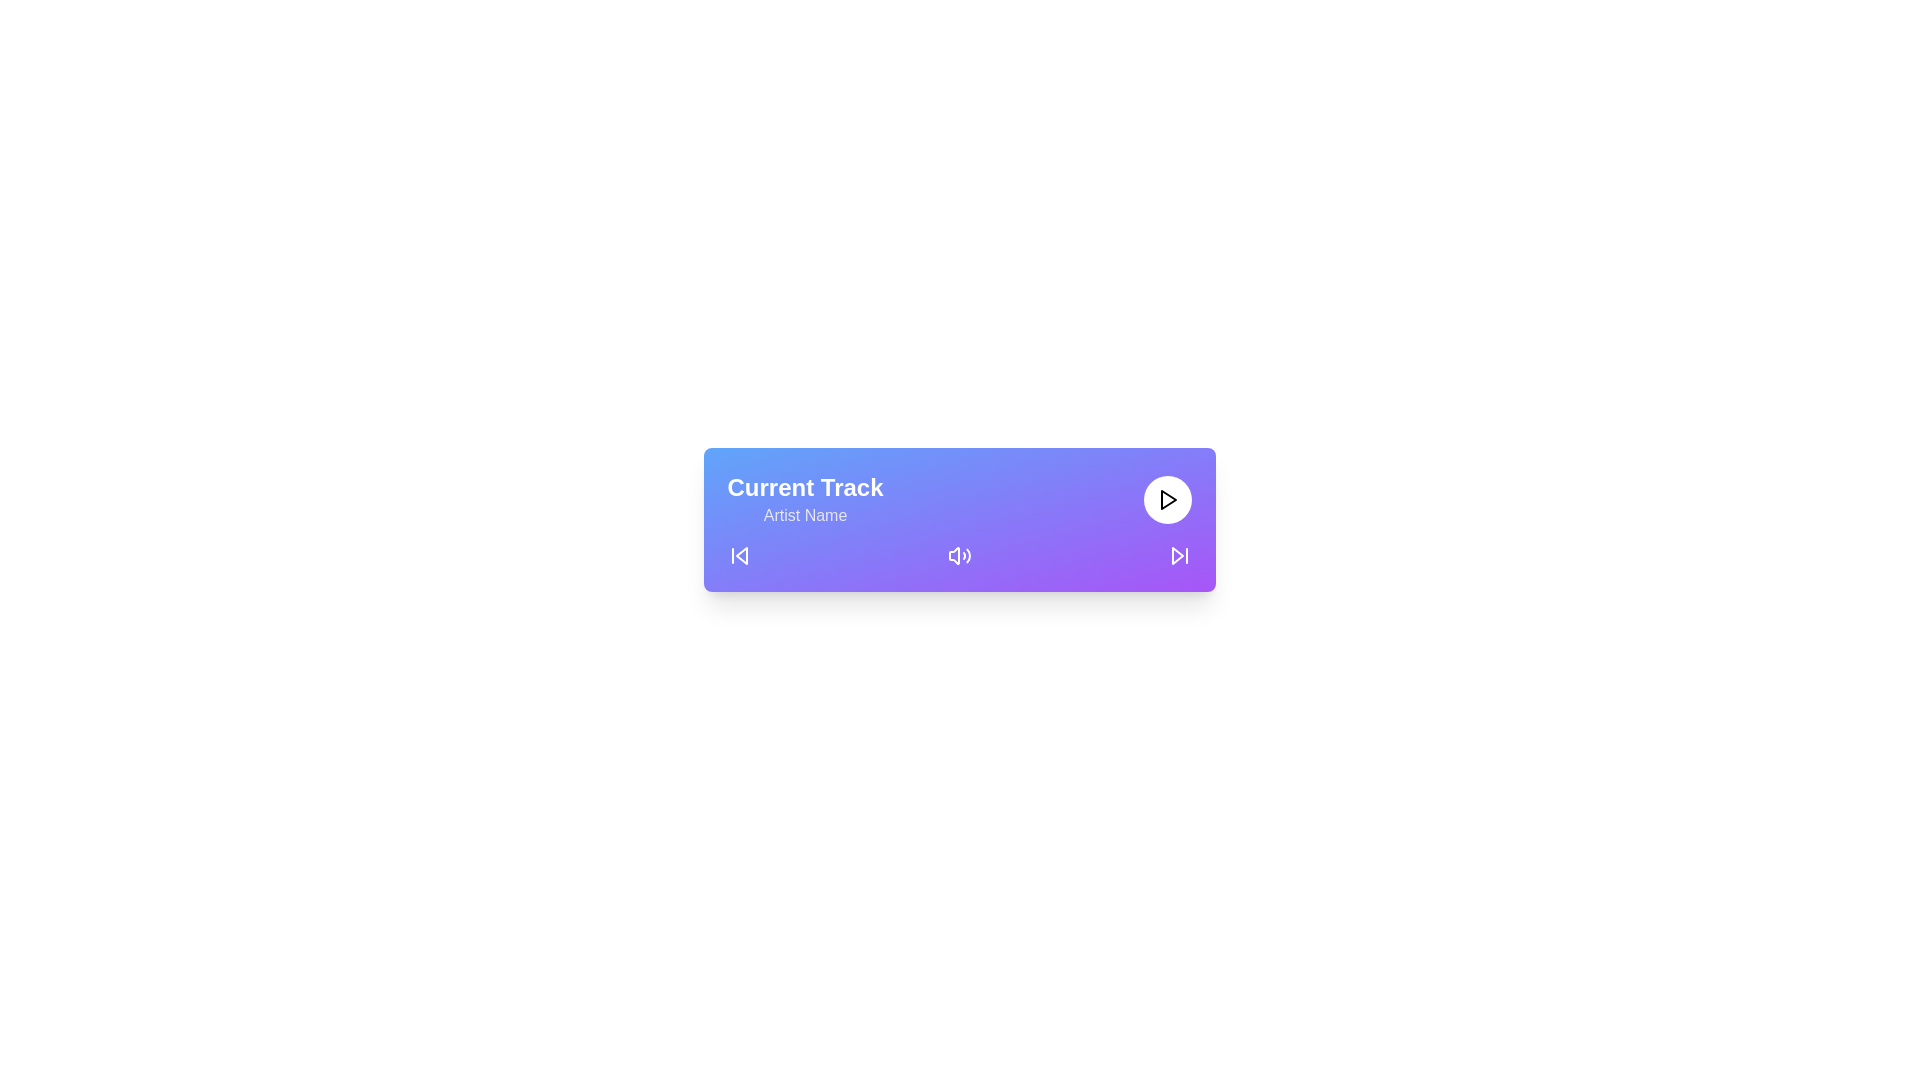  Describe the element at coordinates (805, 499) in the screenshot. I see `the two-line text label displaying 'Current Track' in bold white and 'Artist Name' in gray, located at the top-left of the music player interface` at that location.